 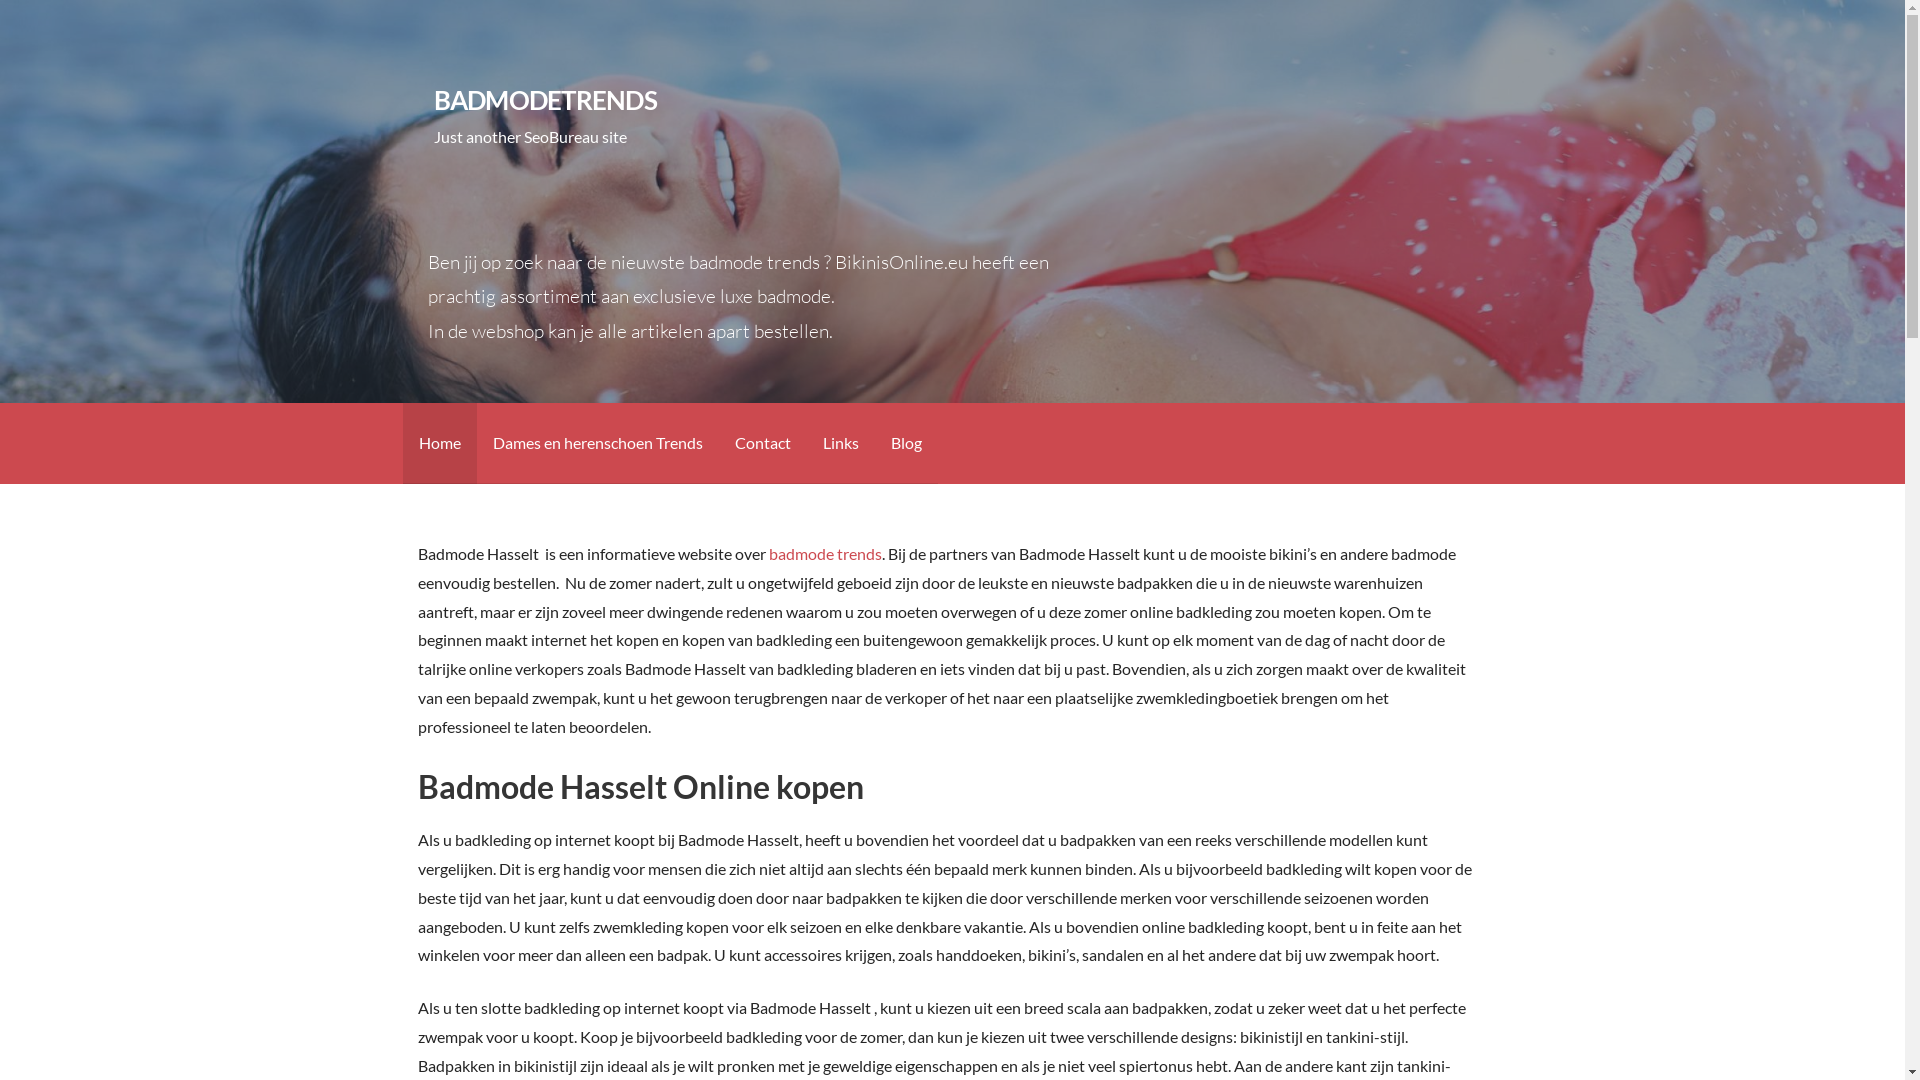 What do you see at coordinates (761, 442) in the screenshot?
I see `'Contact'` at bounding box center [761, 442].